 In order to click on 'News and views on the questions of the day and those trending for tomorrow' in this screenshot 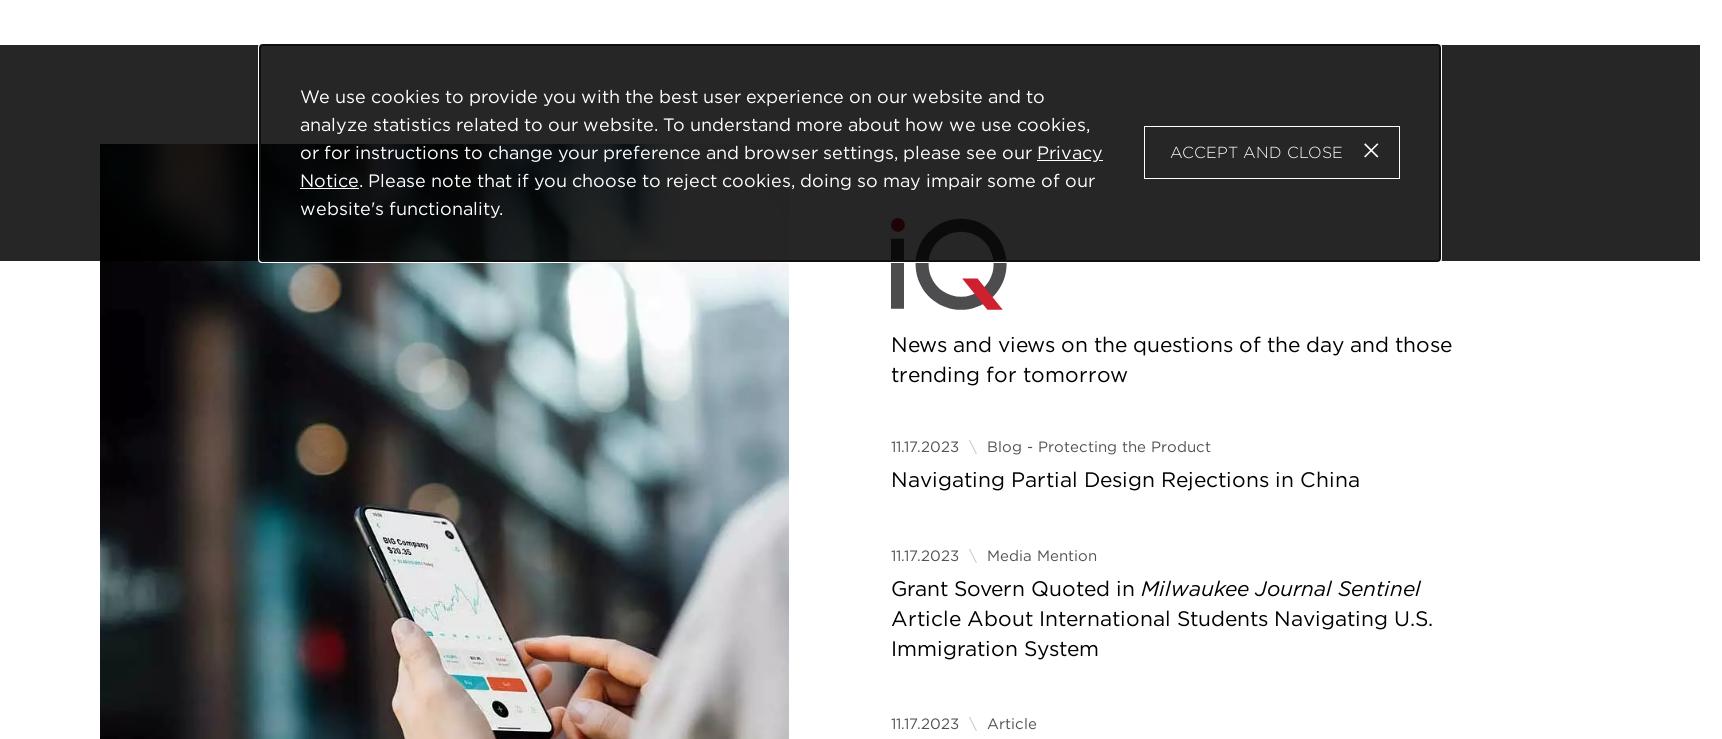, I will do `click(890, 358)`.